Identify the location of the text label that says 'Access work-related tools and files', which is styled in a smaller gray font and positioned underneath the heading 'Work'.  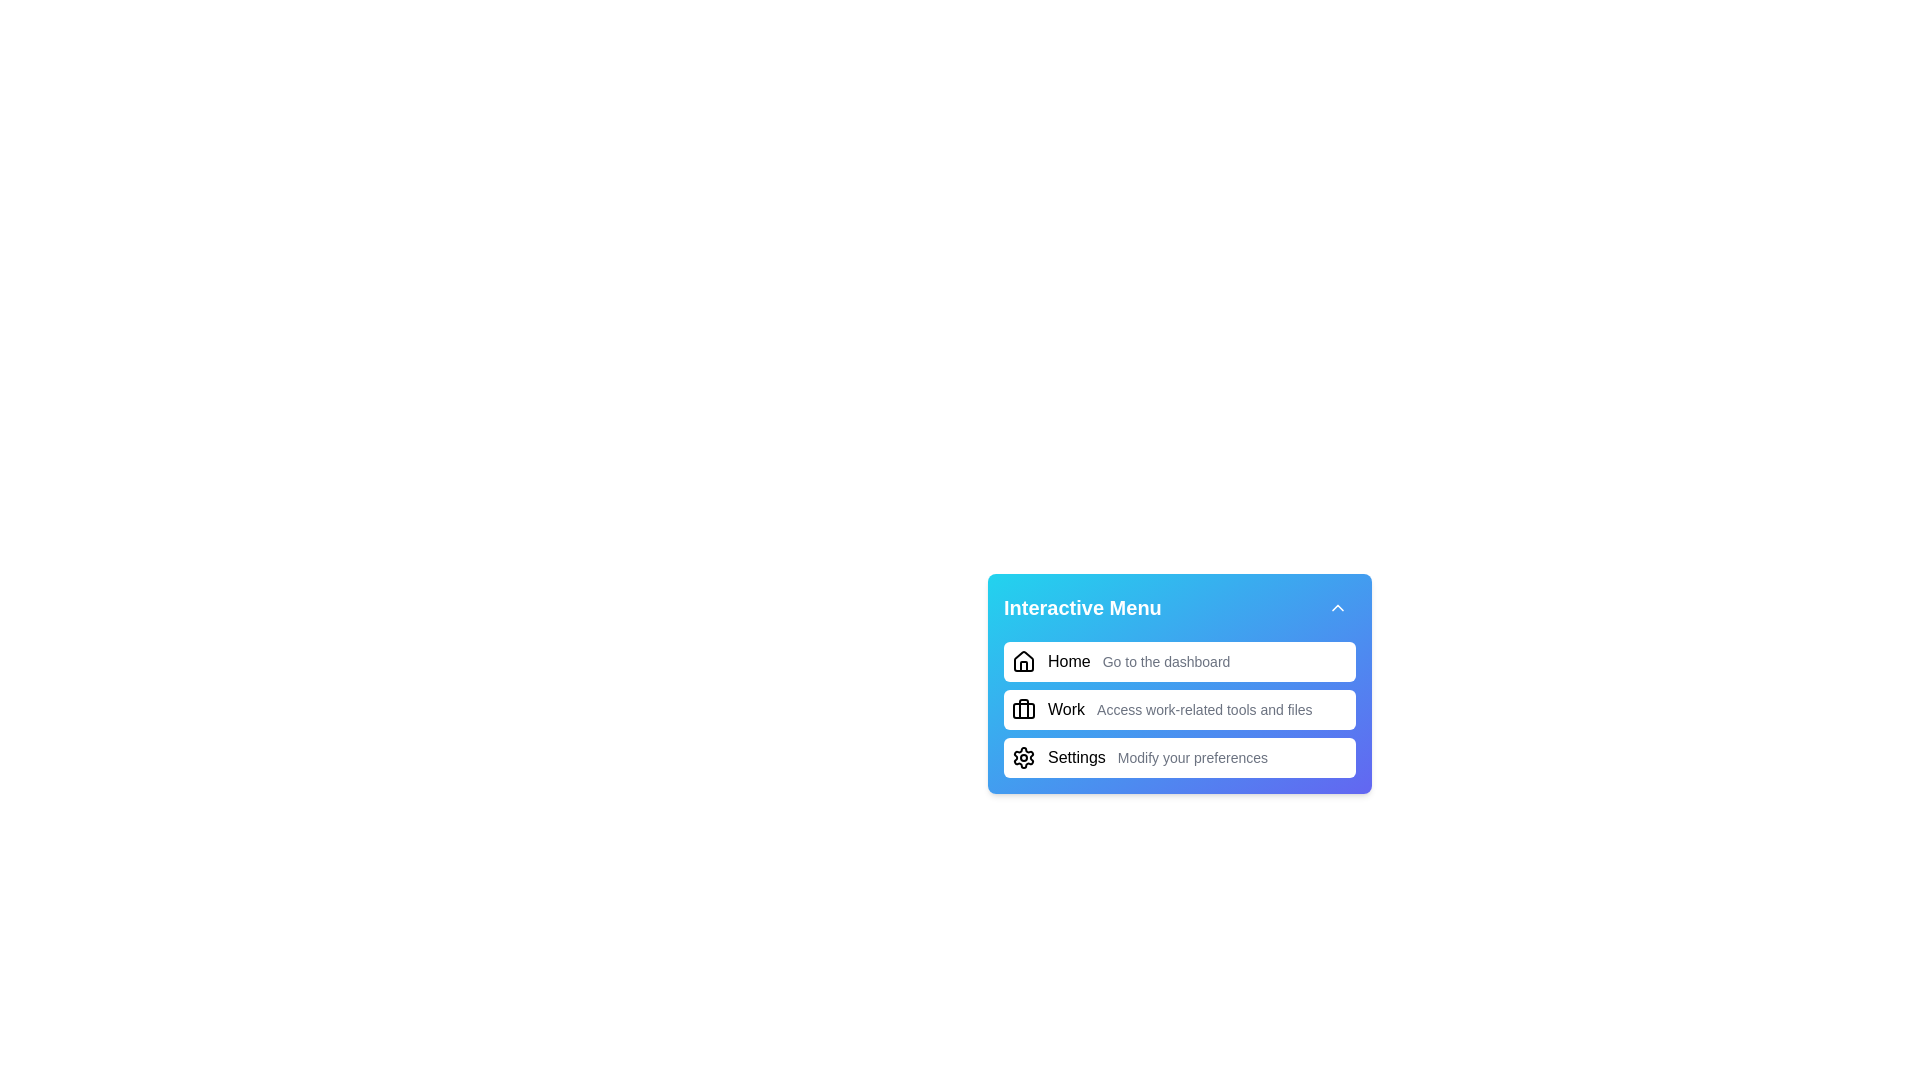
(1203, 708).